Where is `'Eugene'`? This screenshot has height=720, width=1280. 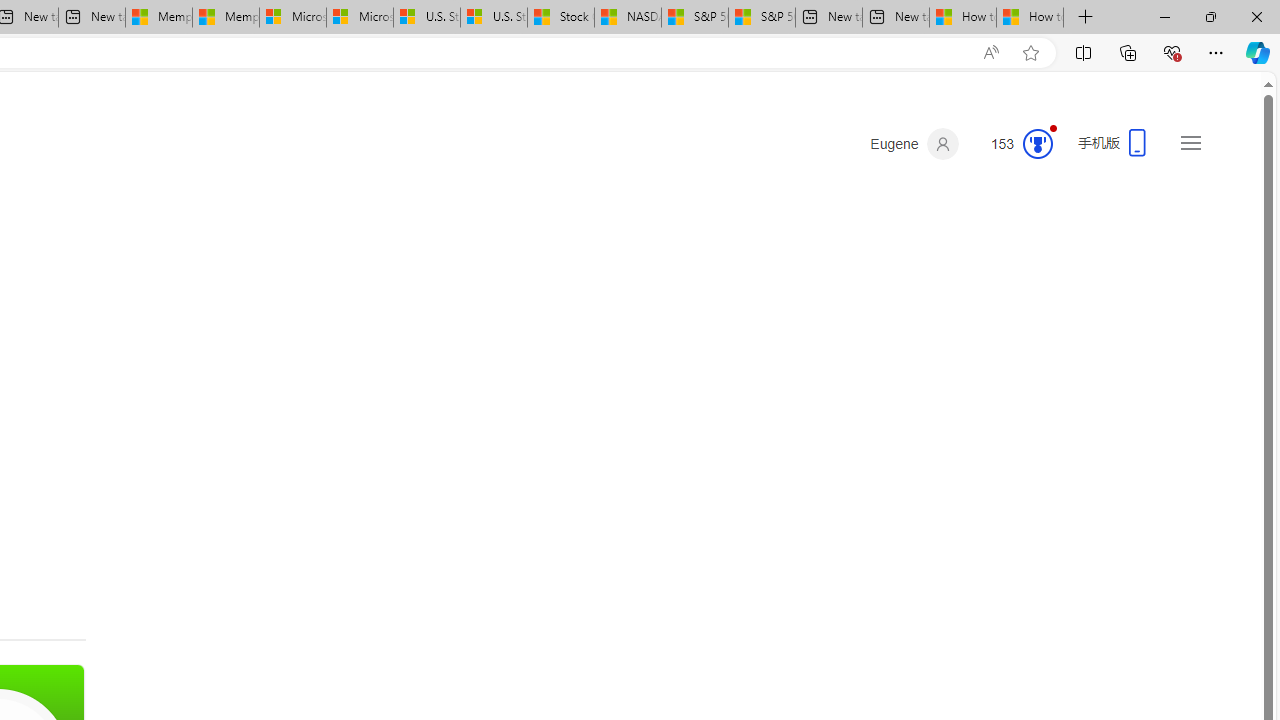 'Eugene' is located at coordinates (913, 143).